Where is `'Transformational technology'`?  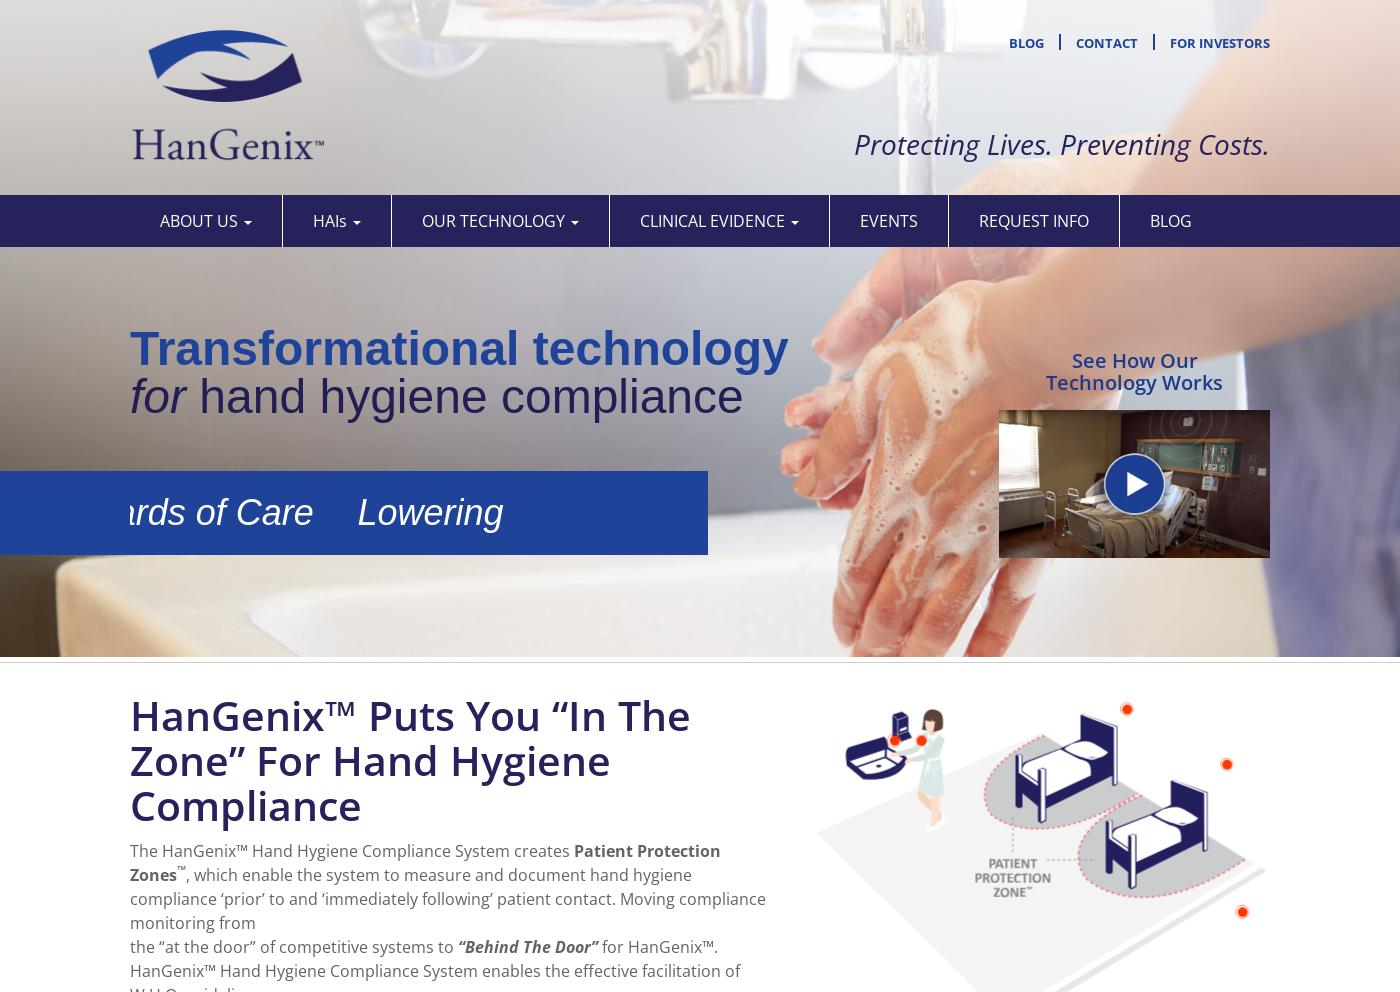 'Transformational technology' is located at coordinates (459, 347).